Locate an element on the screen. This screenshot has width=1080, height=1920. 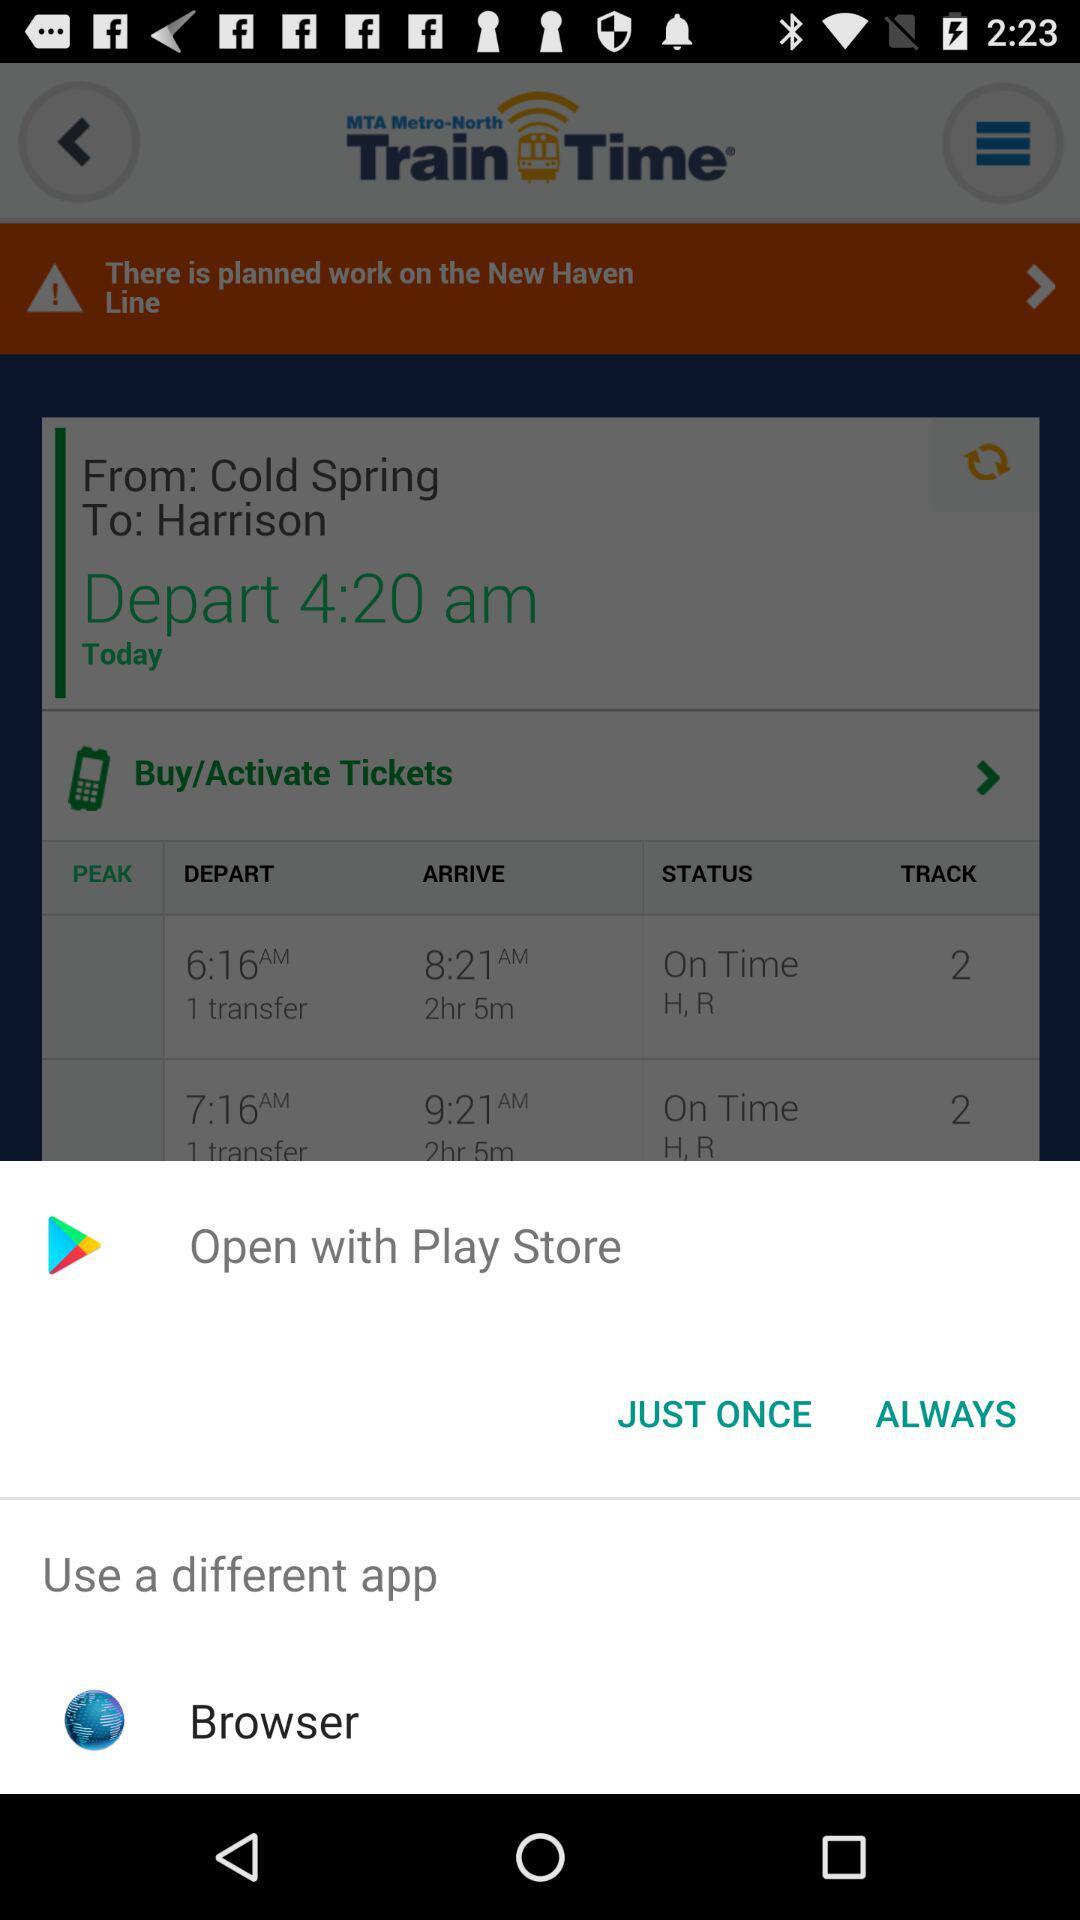
the icon below the use a different is located at coordinates (274, 1719).